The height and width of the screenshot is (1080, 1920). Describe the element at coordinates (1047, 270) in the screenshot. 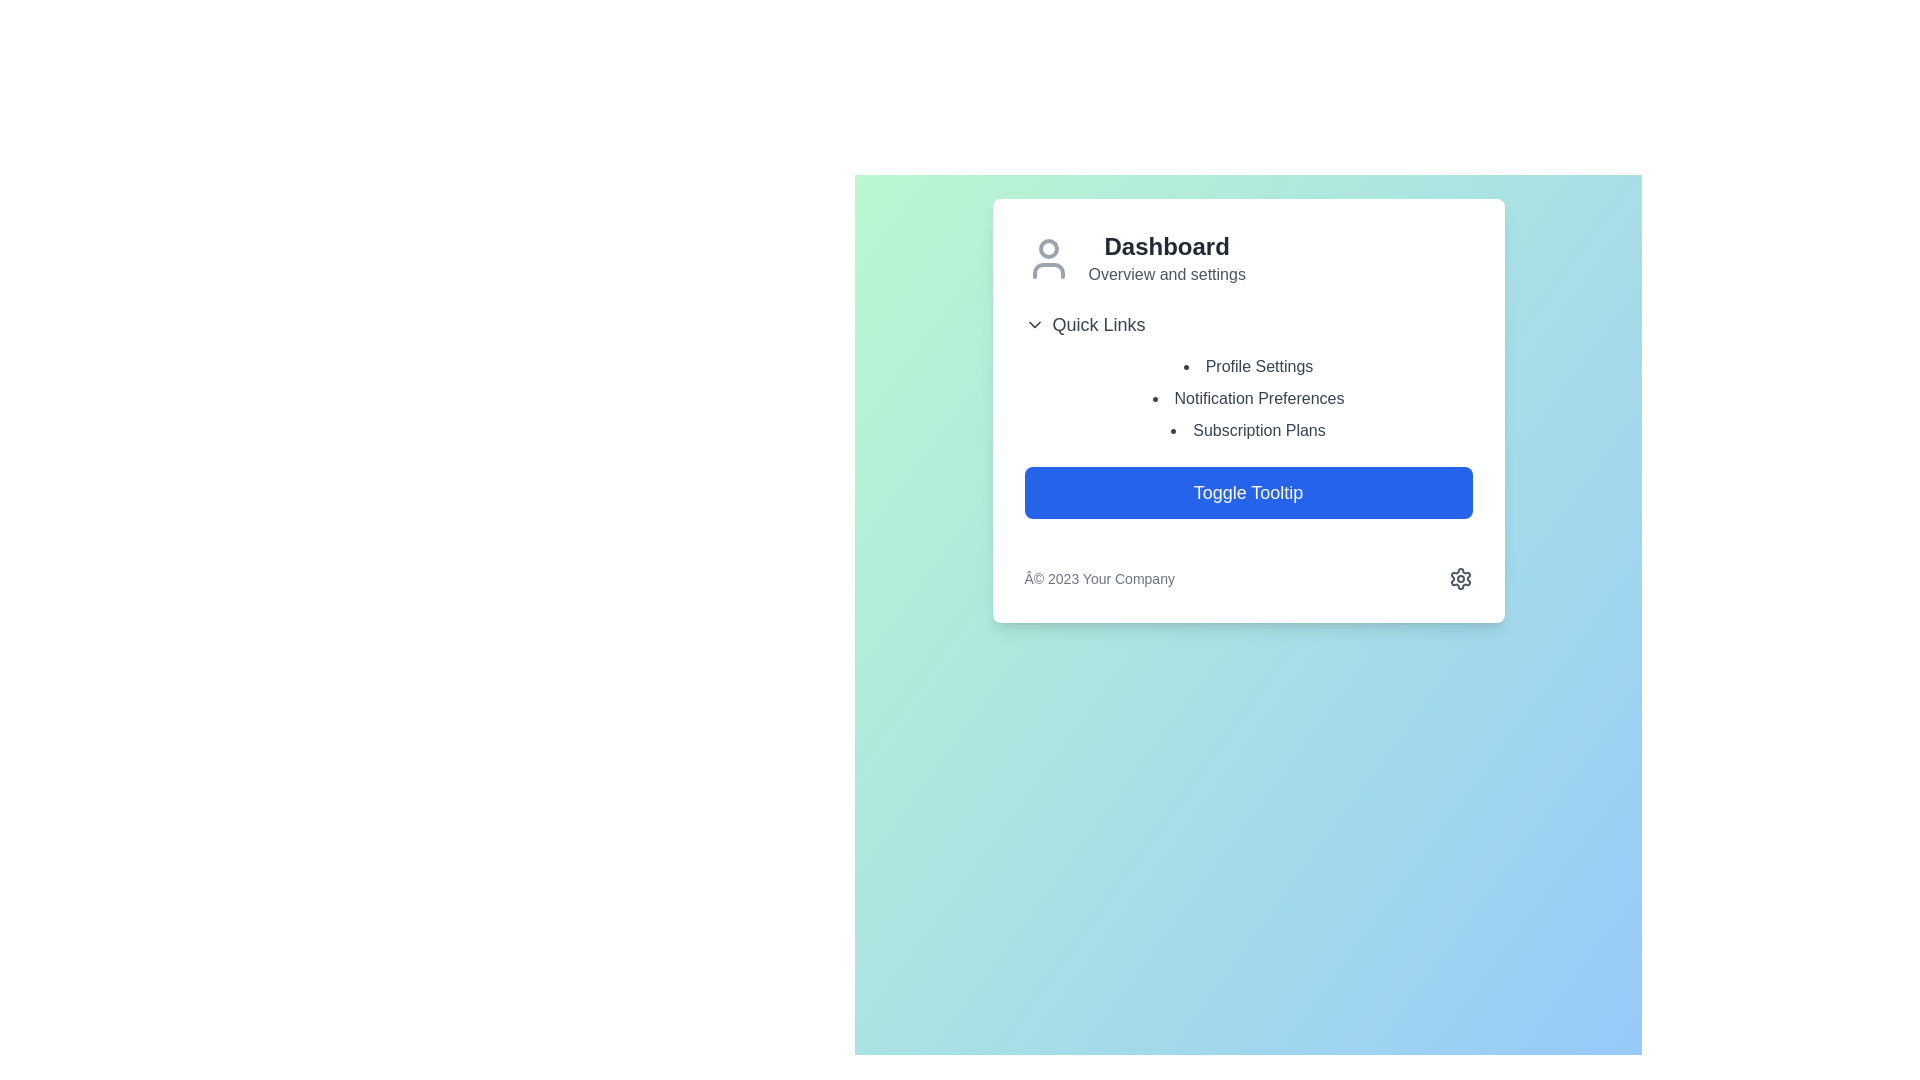

I see `the bottom part of the user icon in the SVG graphic located at the top left of the dashboard's header section` at that location.